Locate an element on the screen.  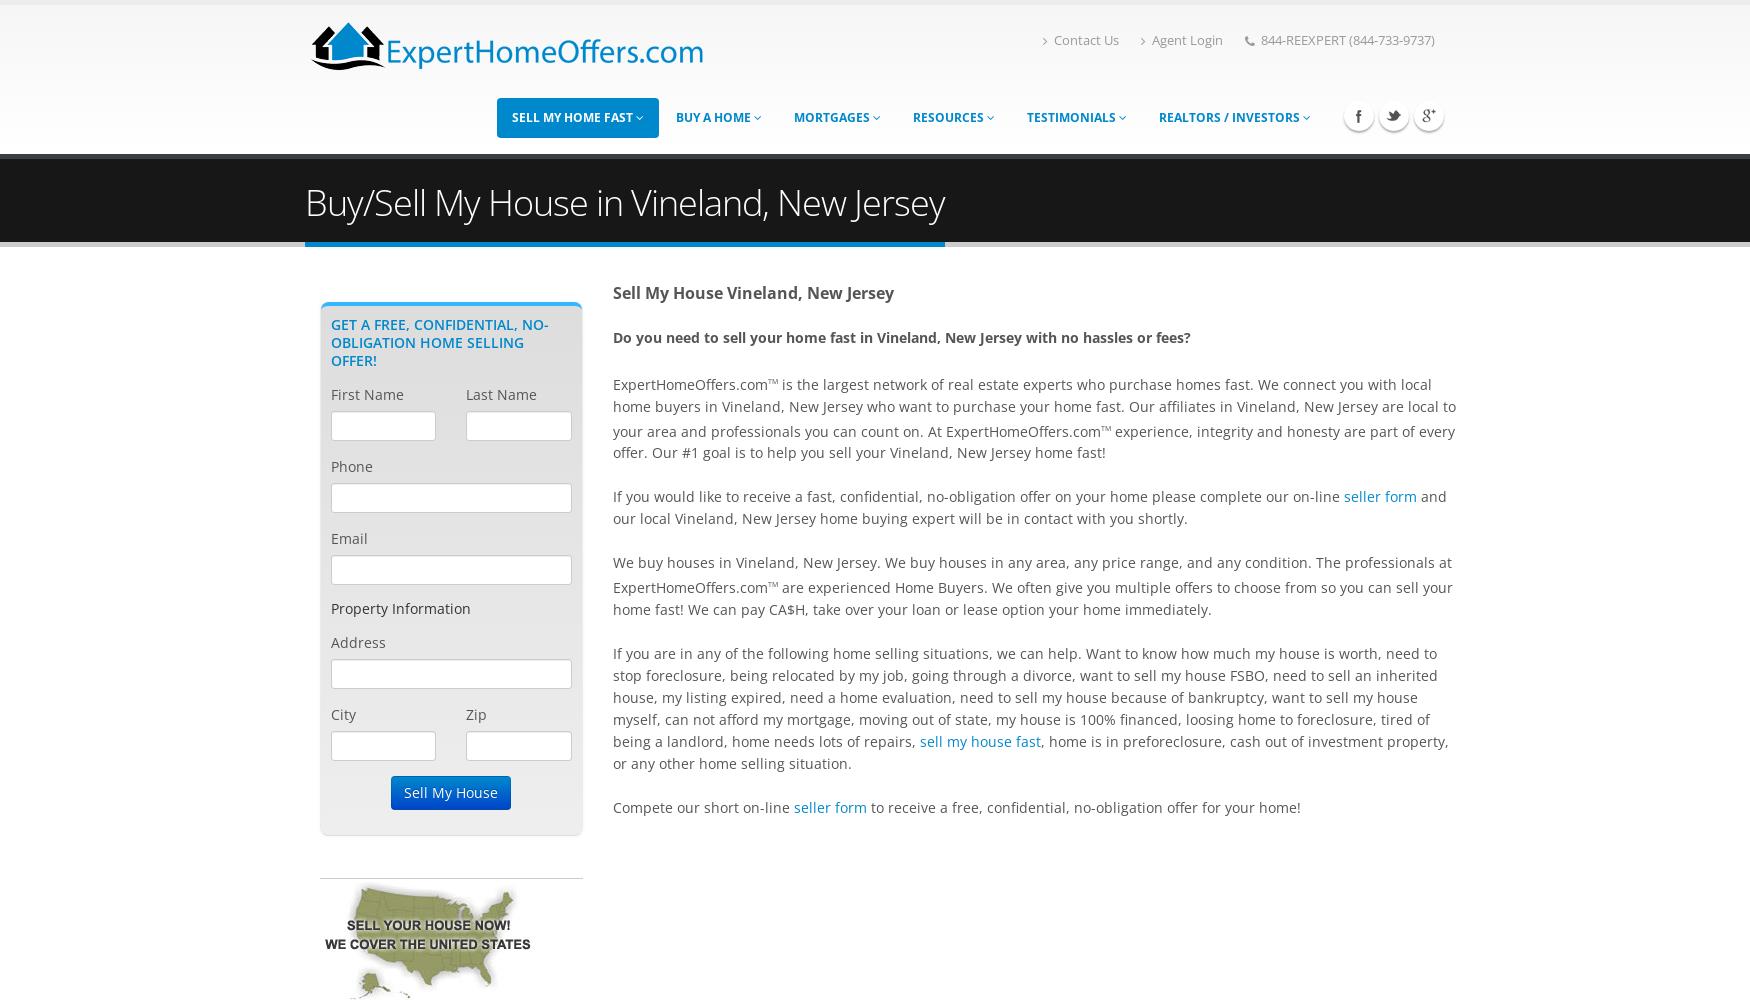
'ExpertHomeOffers.com' is located at coordinates (689, 383).